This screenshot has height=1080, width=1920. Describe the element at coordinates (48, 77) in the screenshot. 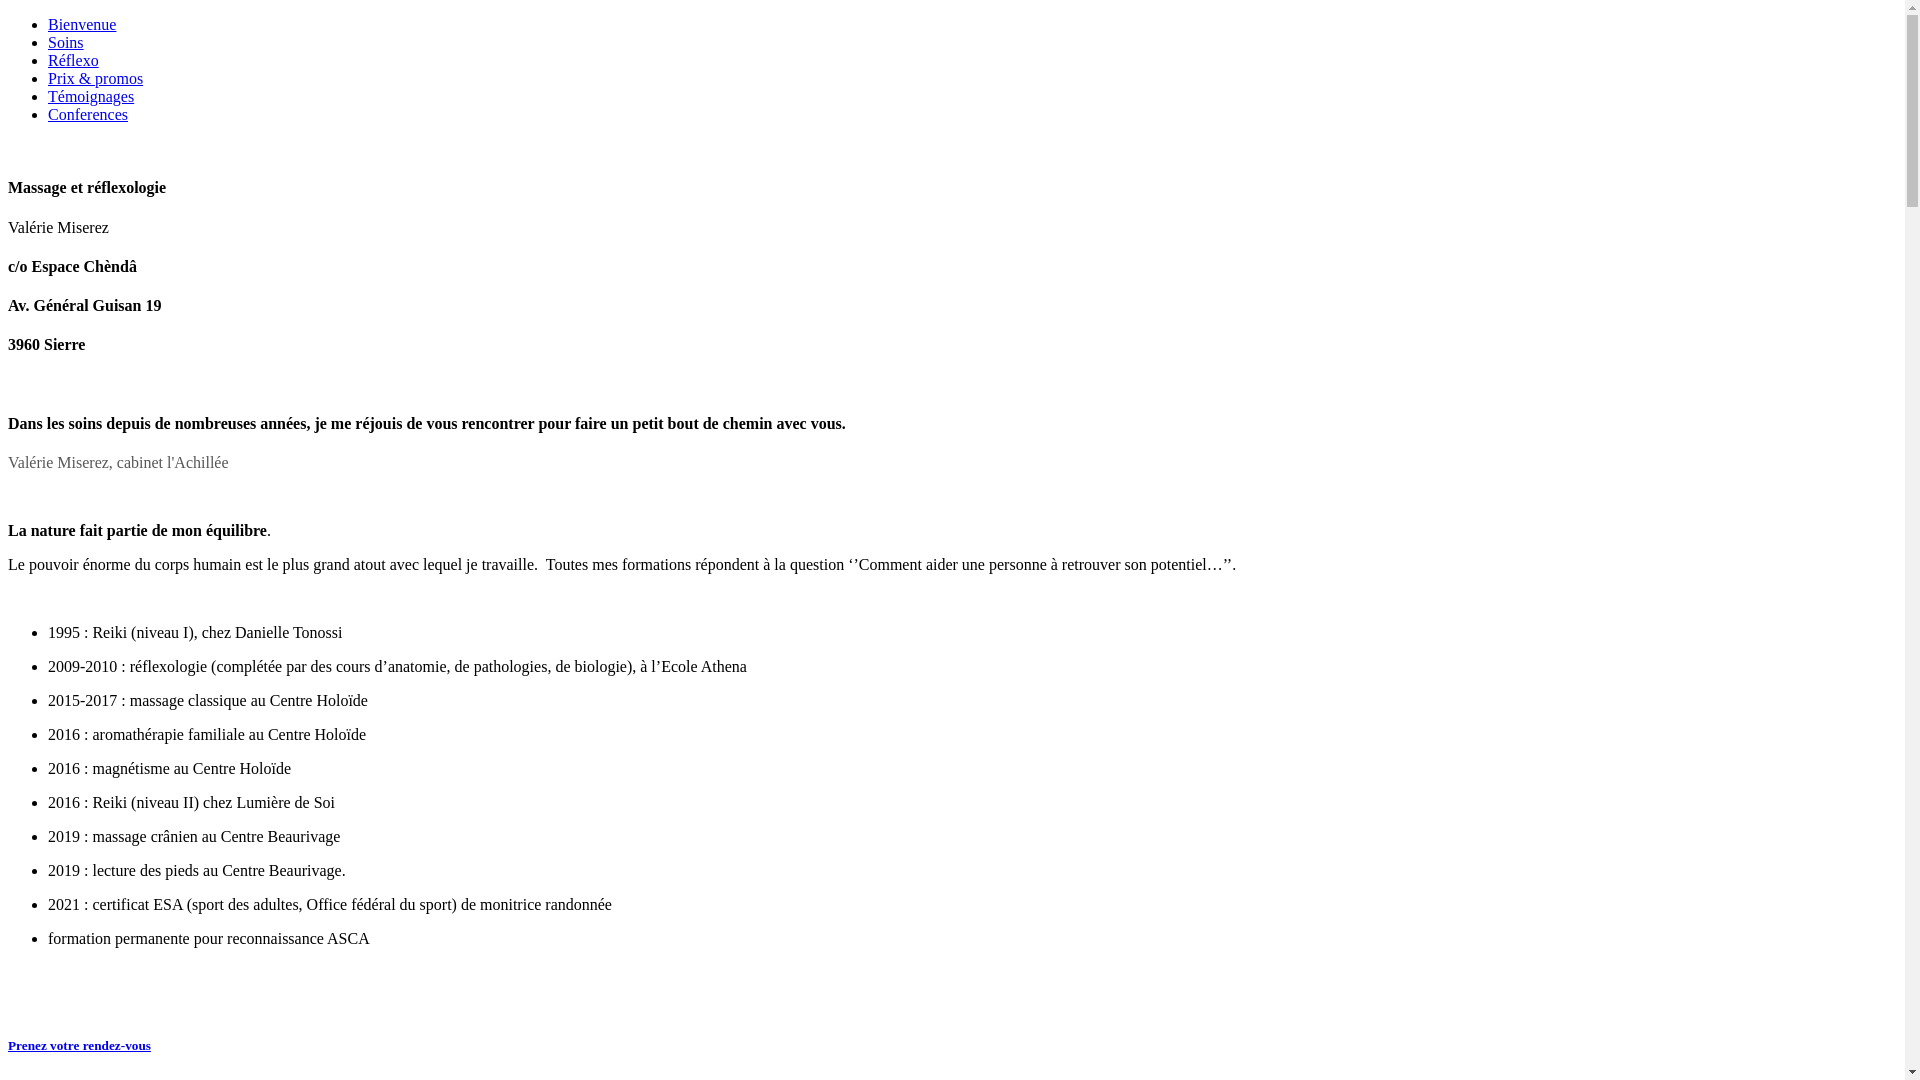

I see `'Prix & promos'` at that location.